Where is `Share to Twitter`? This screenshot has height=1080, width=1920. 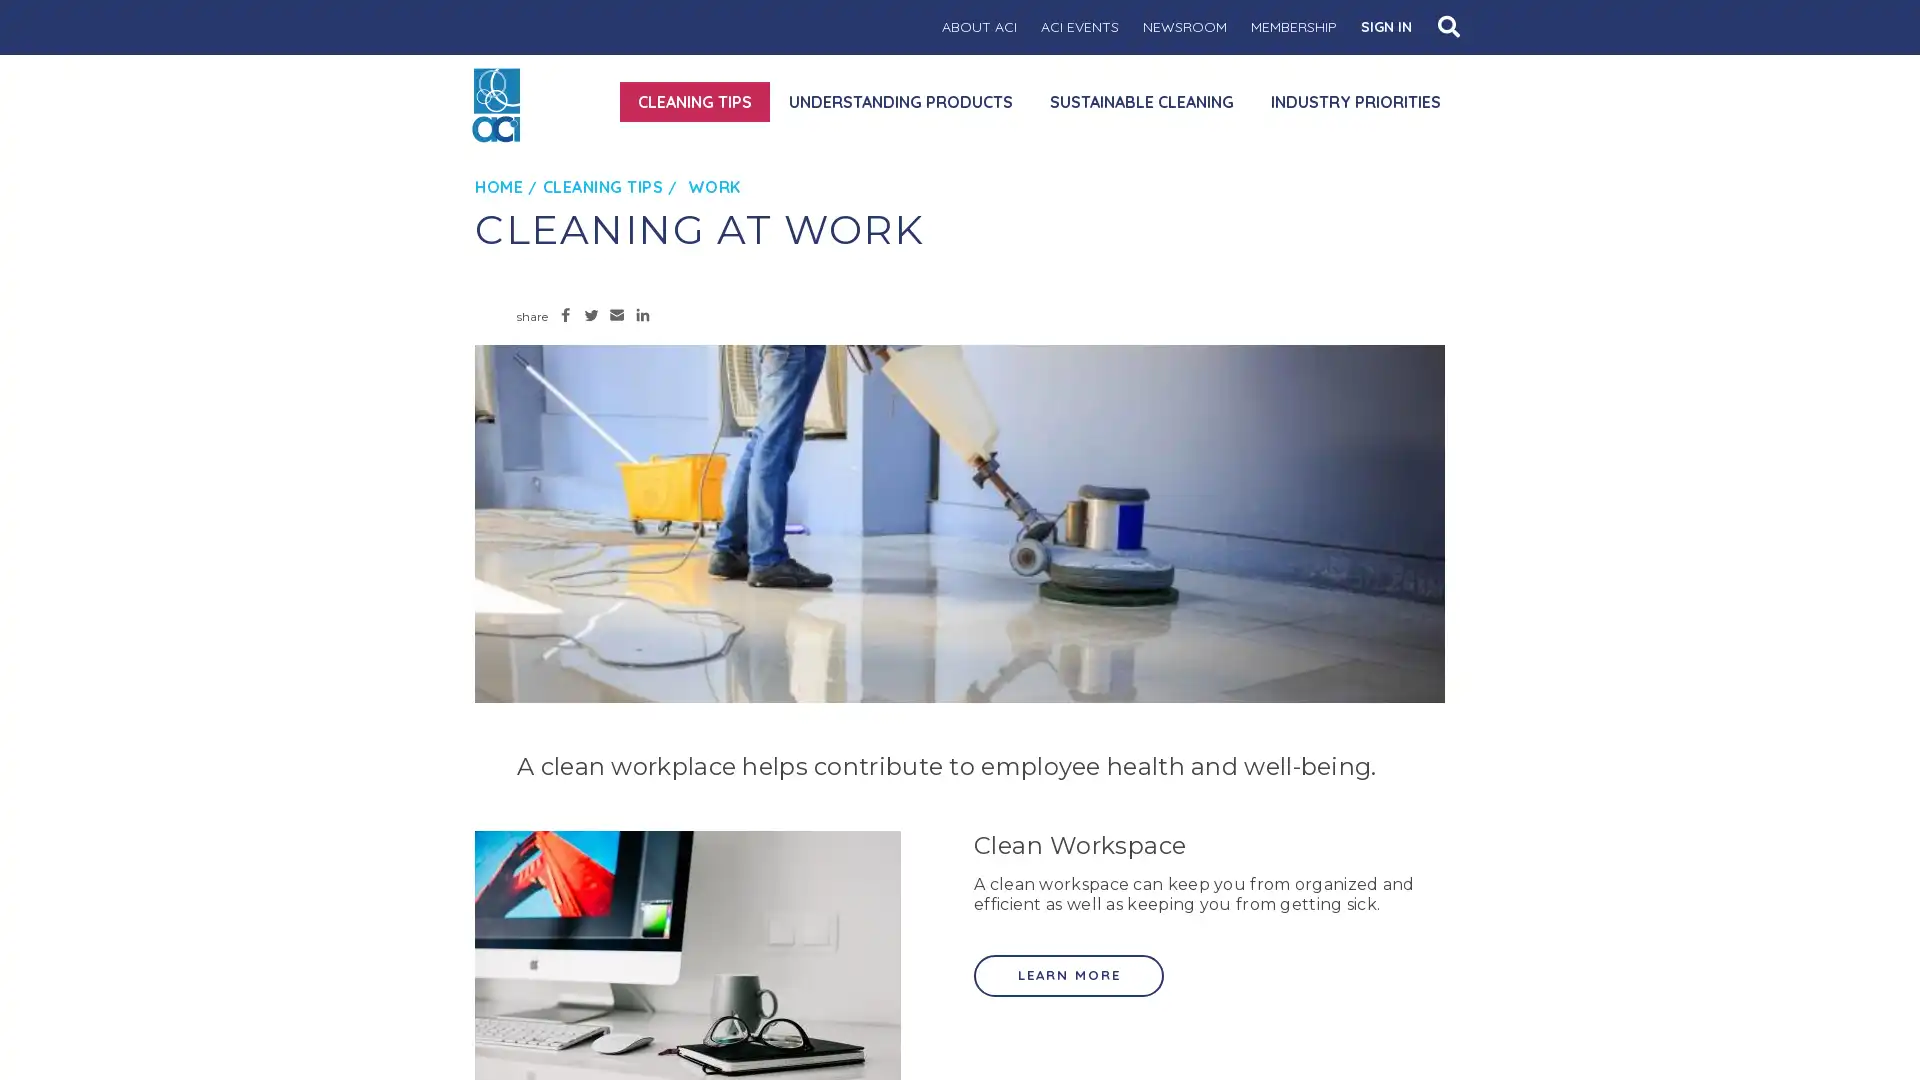 Share to Twitter is located at coordinates (588, 315).